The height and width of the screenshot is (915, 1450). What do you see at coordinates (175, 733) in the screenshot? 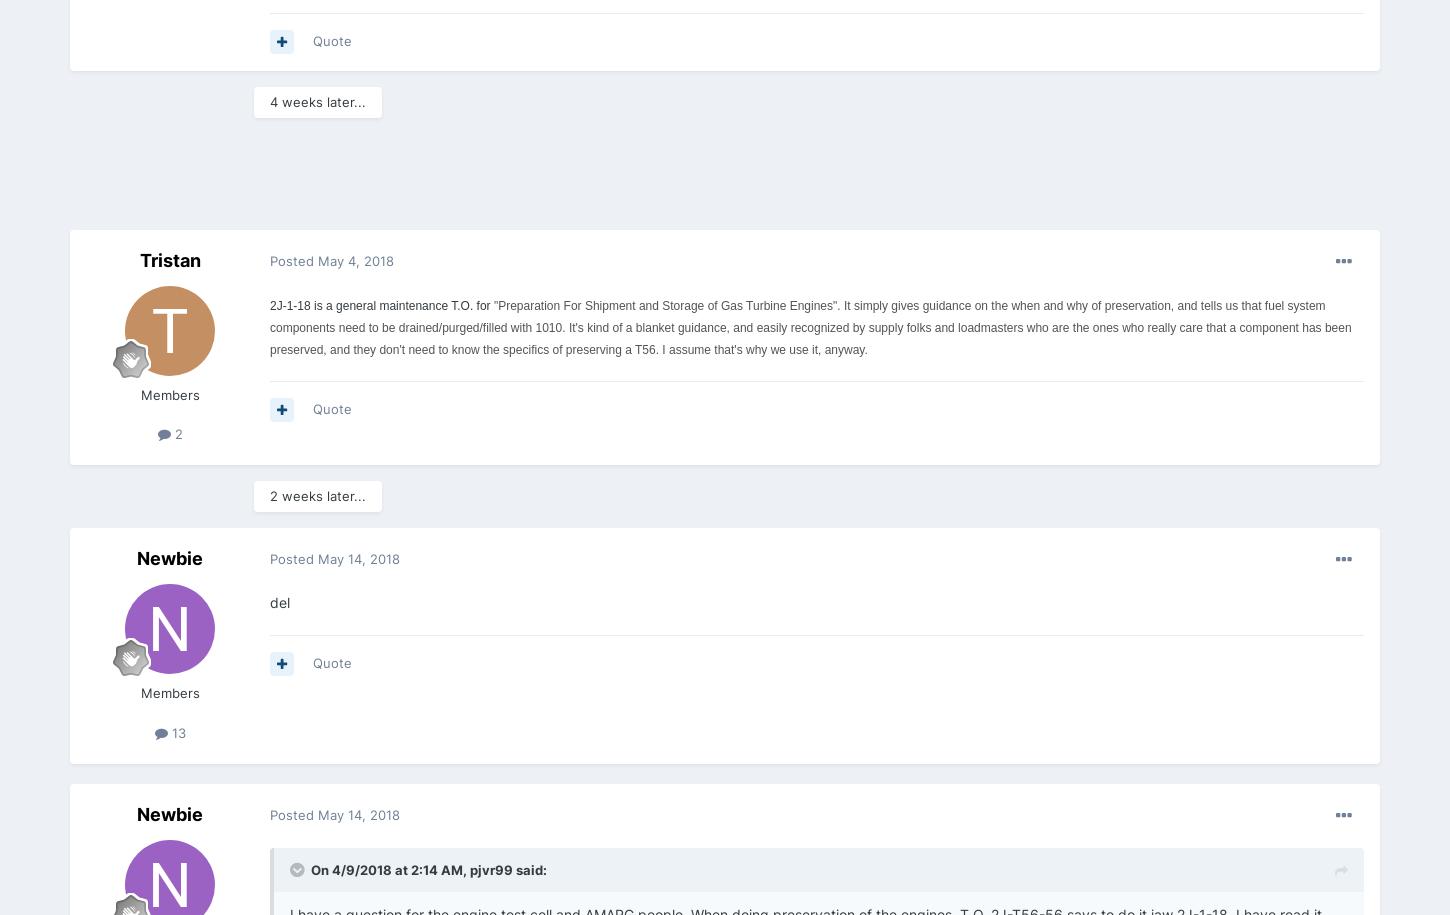
I see `'13'` at bounding box center [175, 733].